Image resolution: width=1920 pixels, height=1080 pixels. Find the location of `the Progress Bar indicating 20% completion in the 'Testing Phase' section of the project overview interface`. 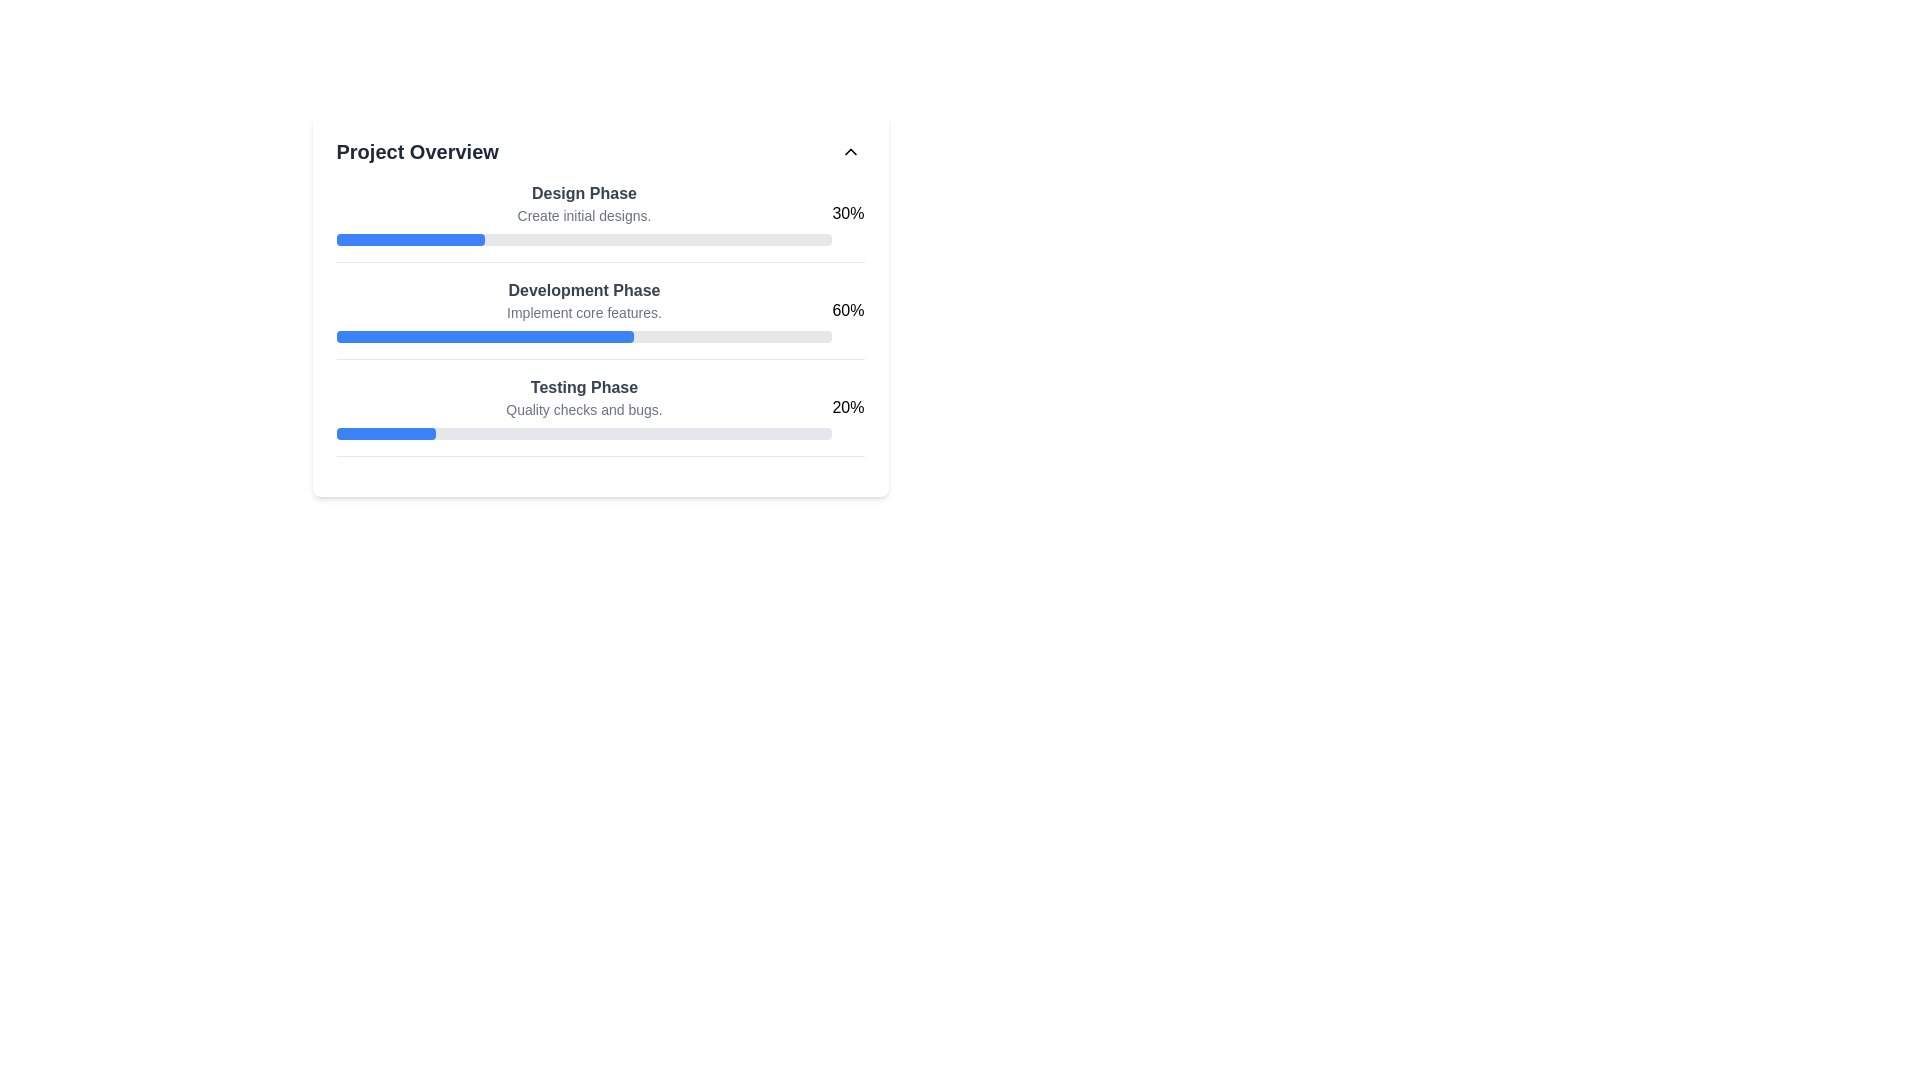

the Progress Bar indicating 20% completion in the 'Testing Phase' section of the project overview interface is located at coordinates (583, 433).